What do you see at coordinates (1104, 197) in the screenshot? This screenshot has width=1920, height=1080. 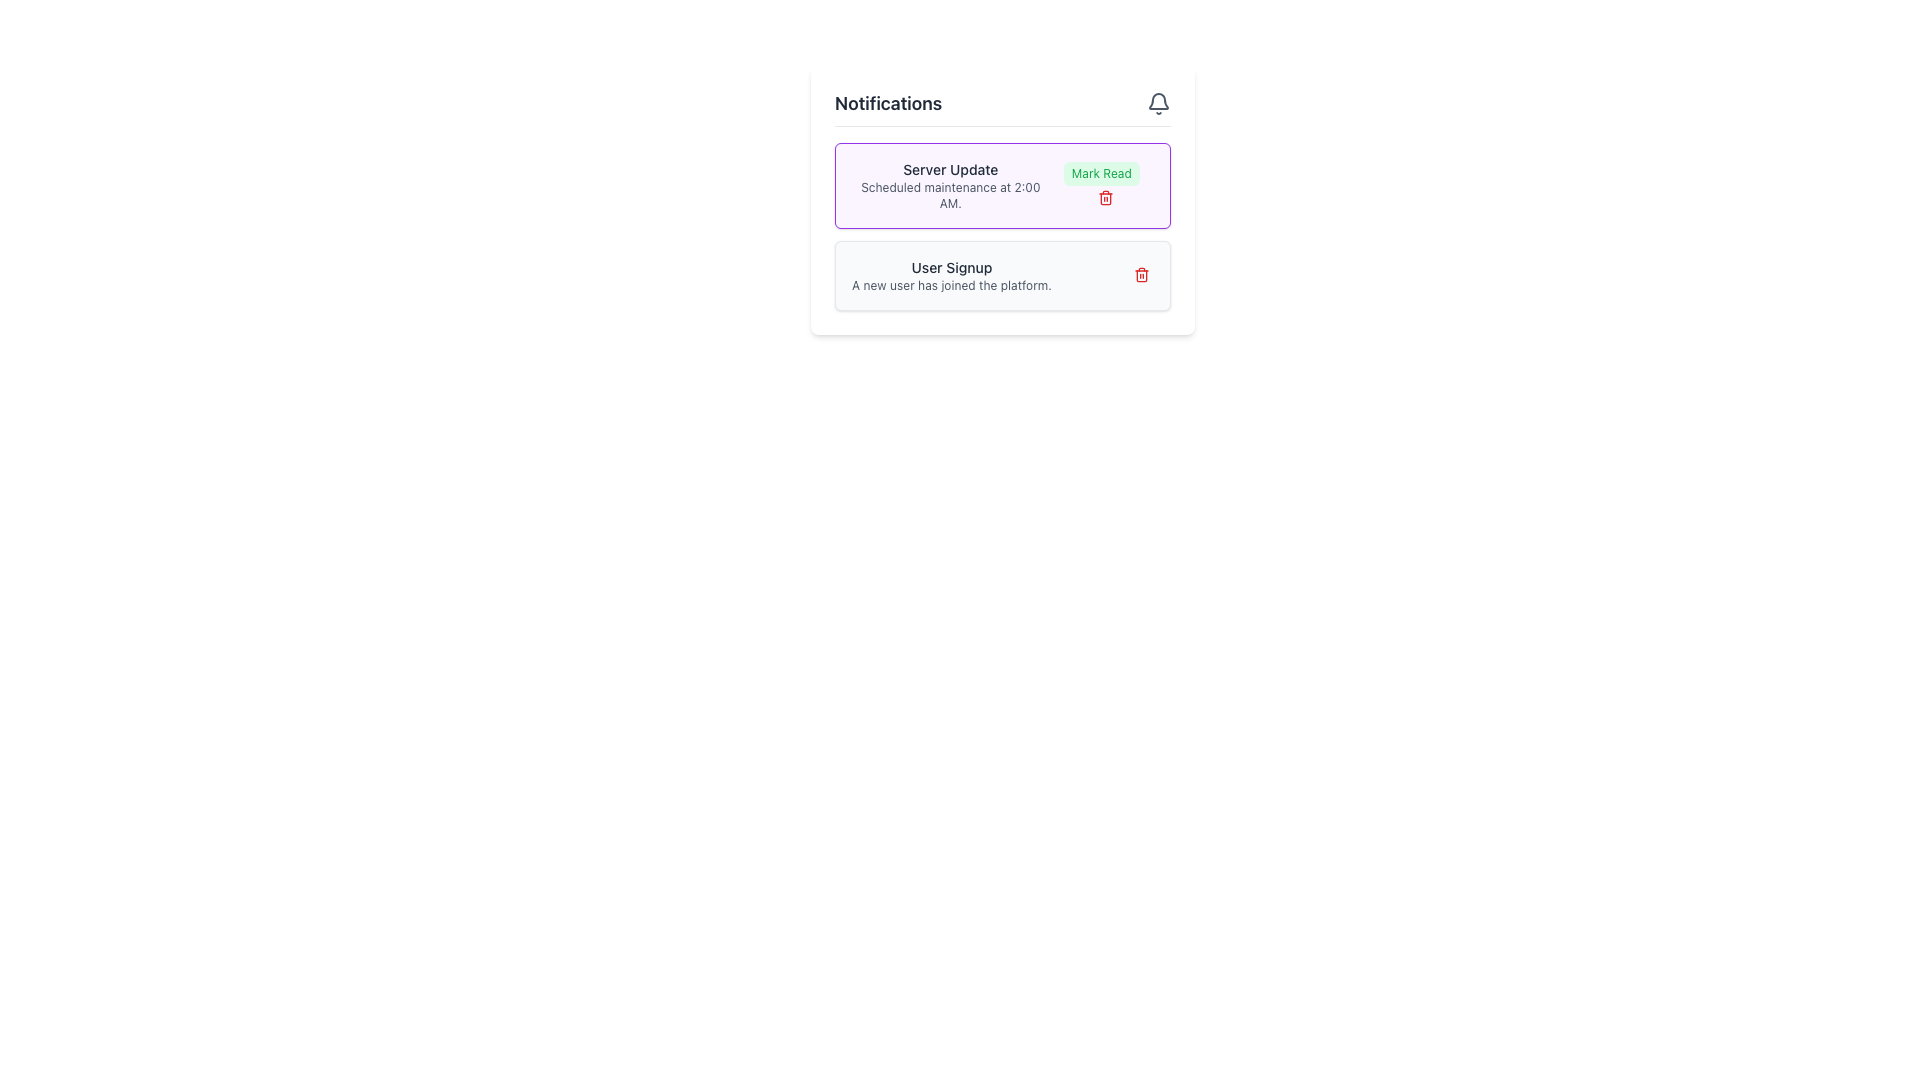 I see `the red-colored trash bin icon button located in the upper notification card for keyboard interaction` at bounding box center [1104, 197].